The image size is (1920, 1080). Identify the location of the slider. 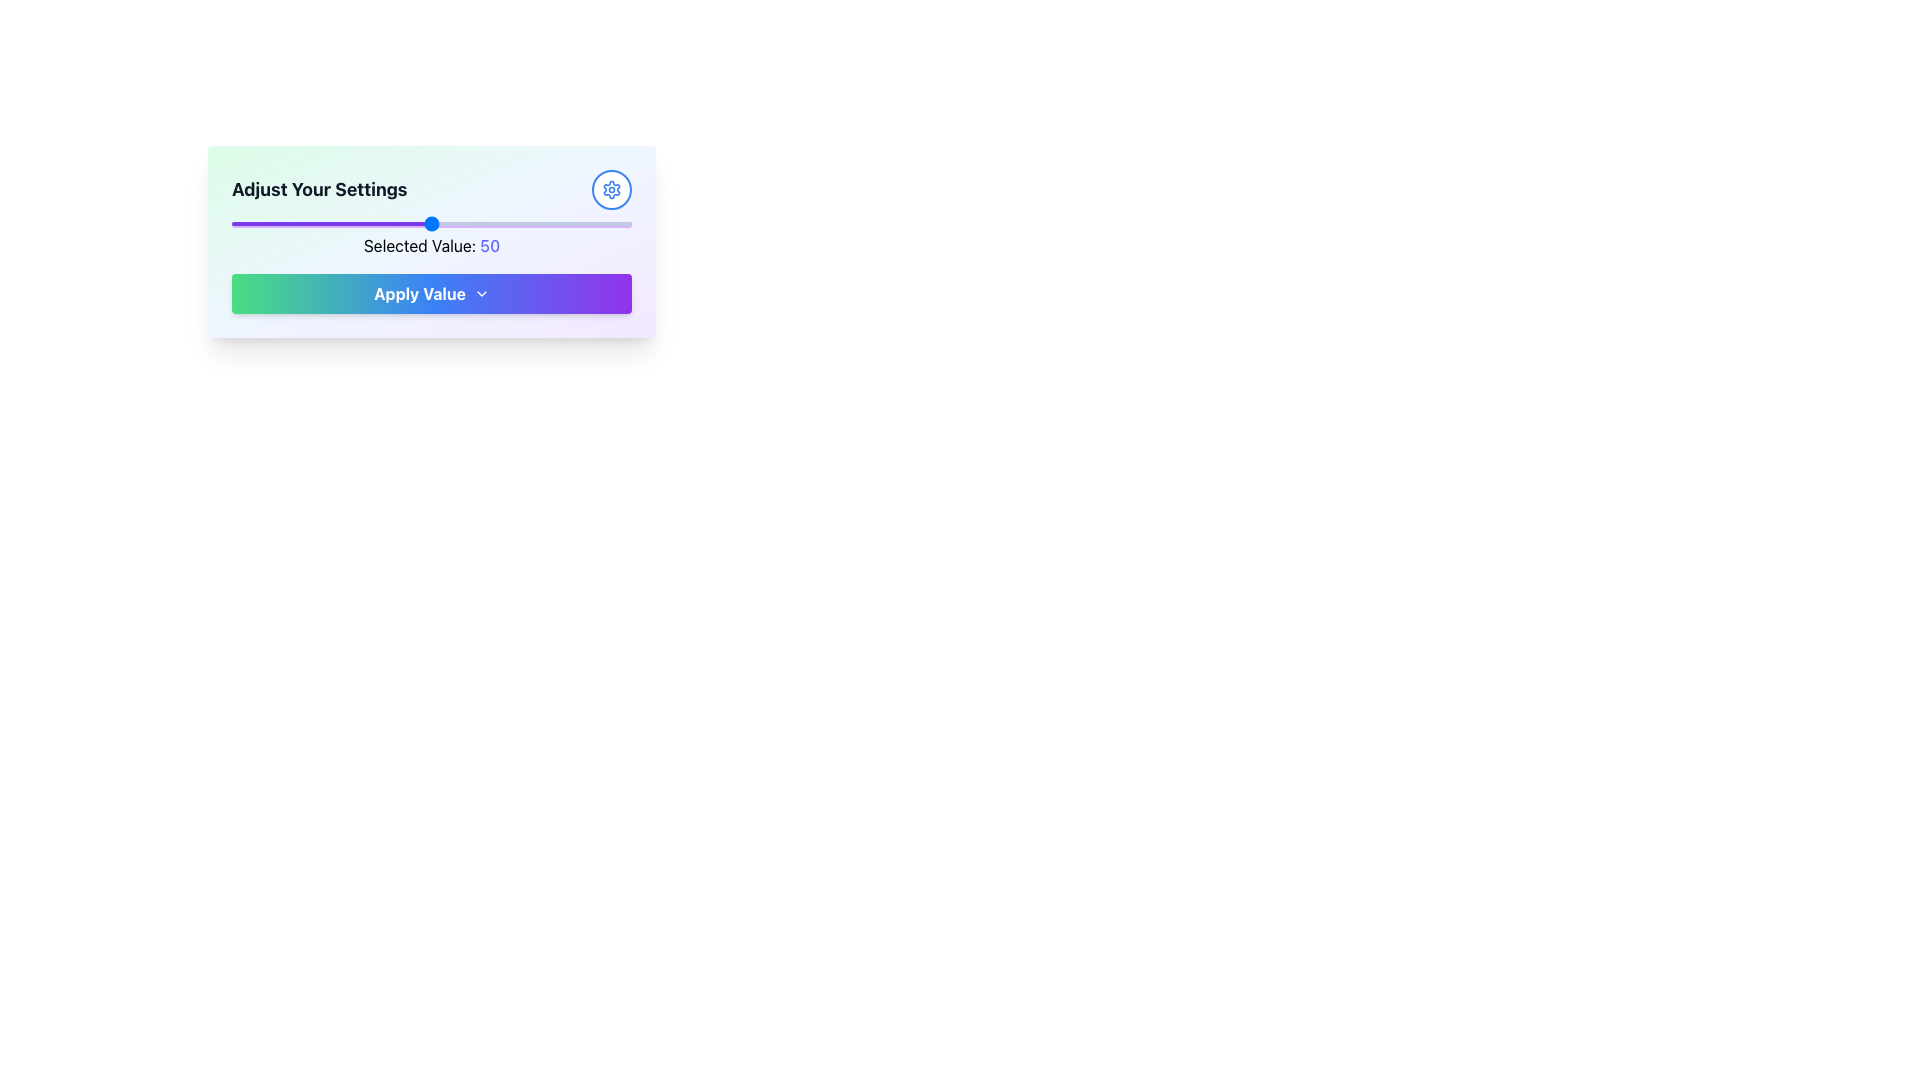
(426, 223).